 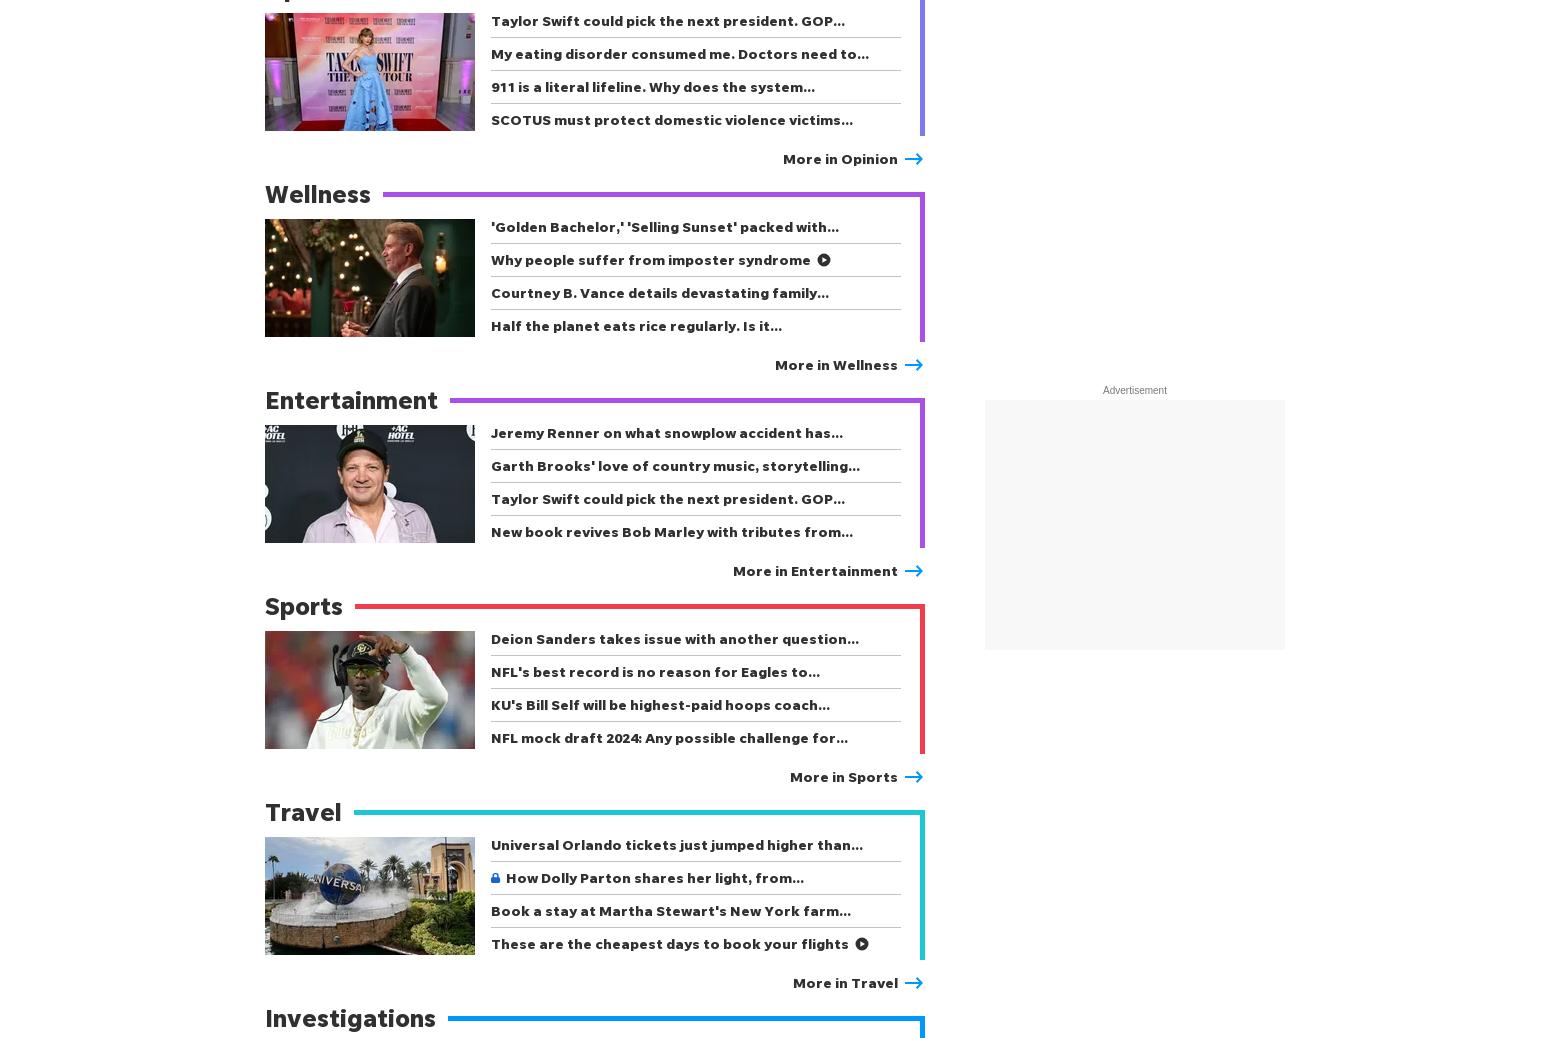 I want to click on 'KU's Bill Self will be highest-paid hoops coach…', so click(x=659, y=703).